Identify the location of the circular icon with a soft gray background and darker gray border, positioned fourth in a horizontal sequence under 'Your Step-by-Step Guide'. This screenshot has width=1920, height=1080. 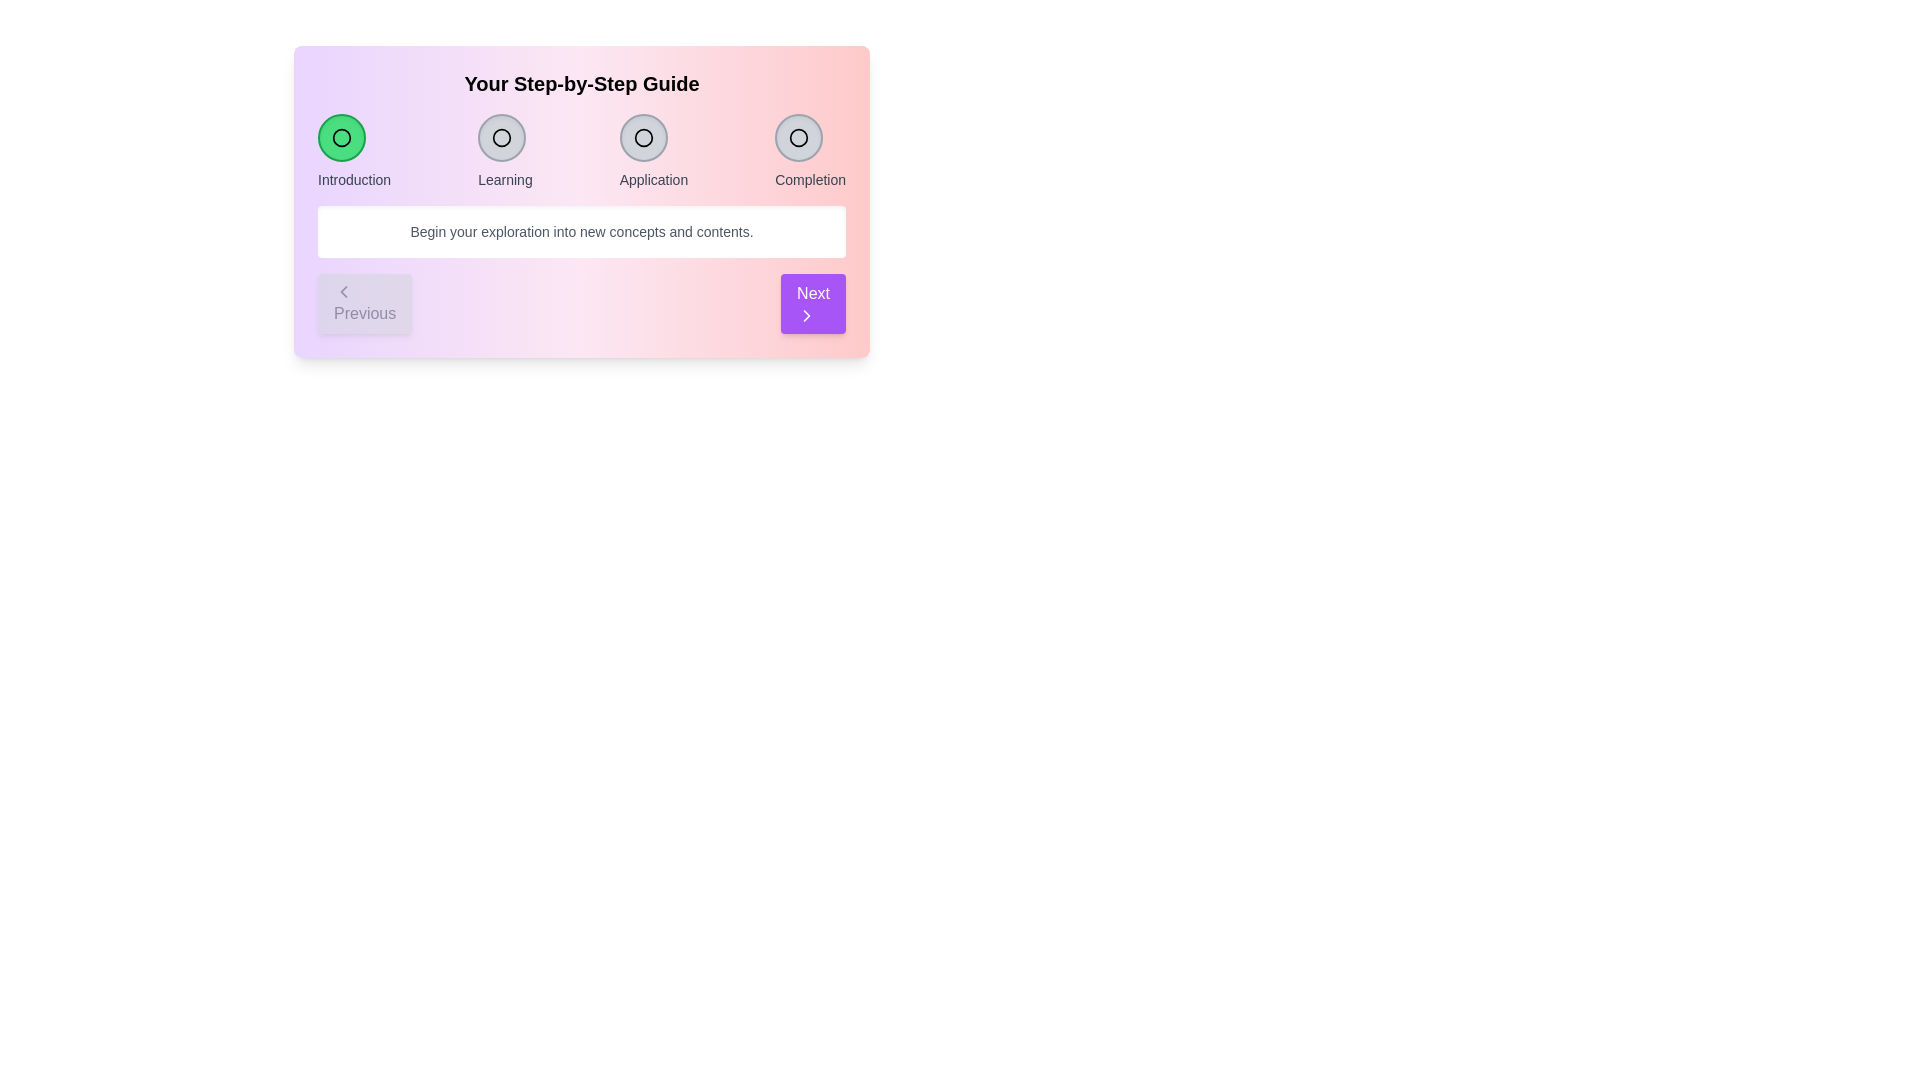
(798, 137).